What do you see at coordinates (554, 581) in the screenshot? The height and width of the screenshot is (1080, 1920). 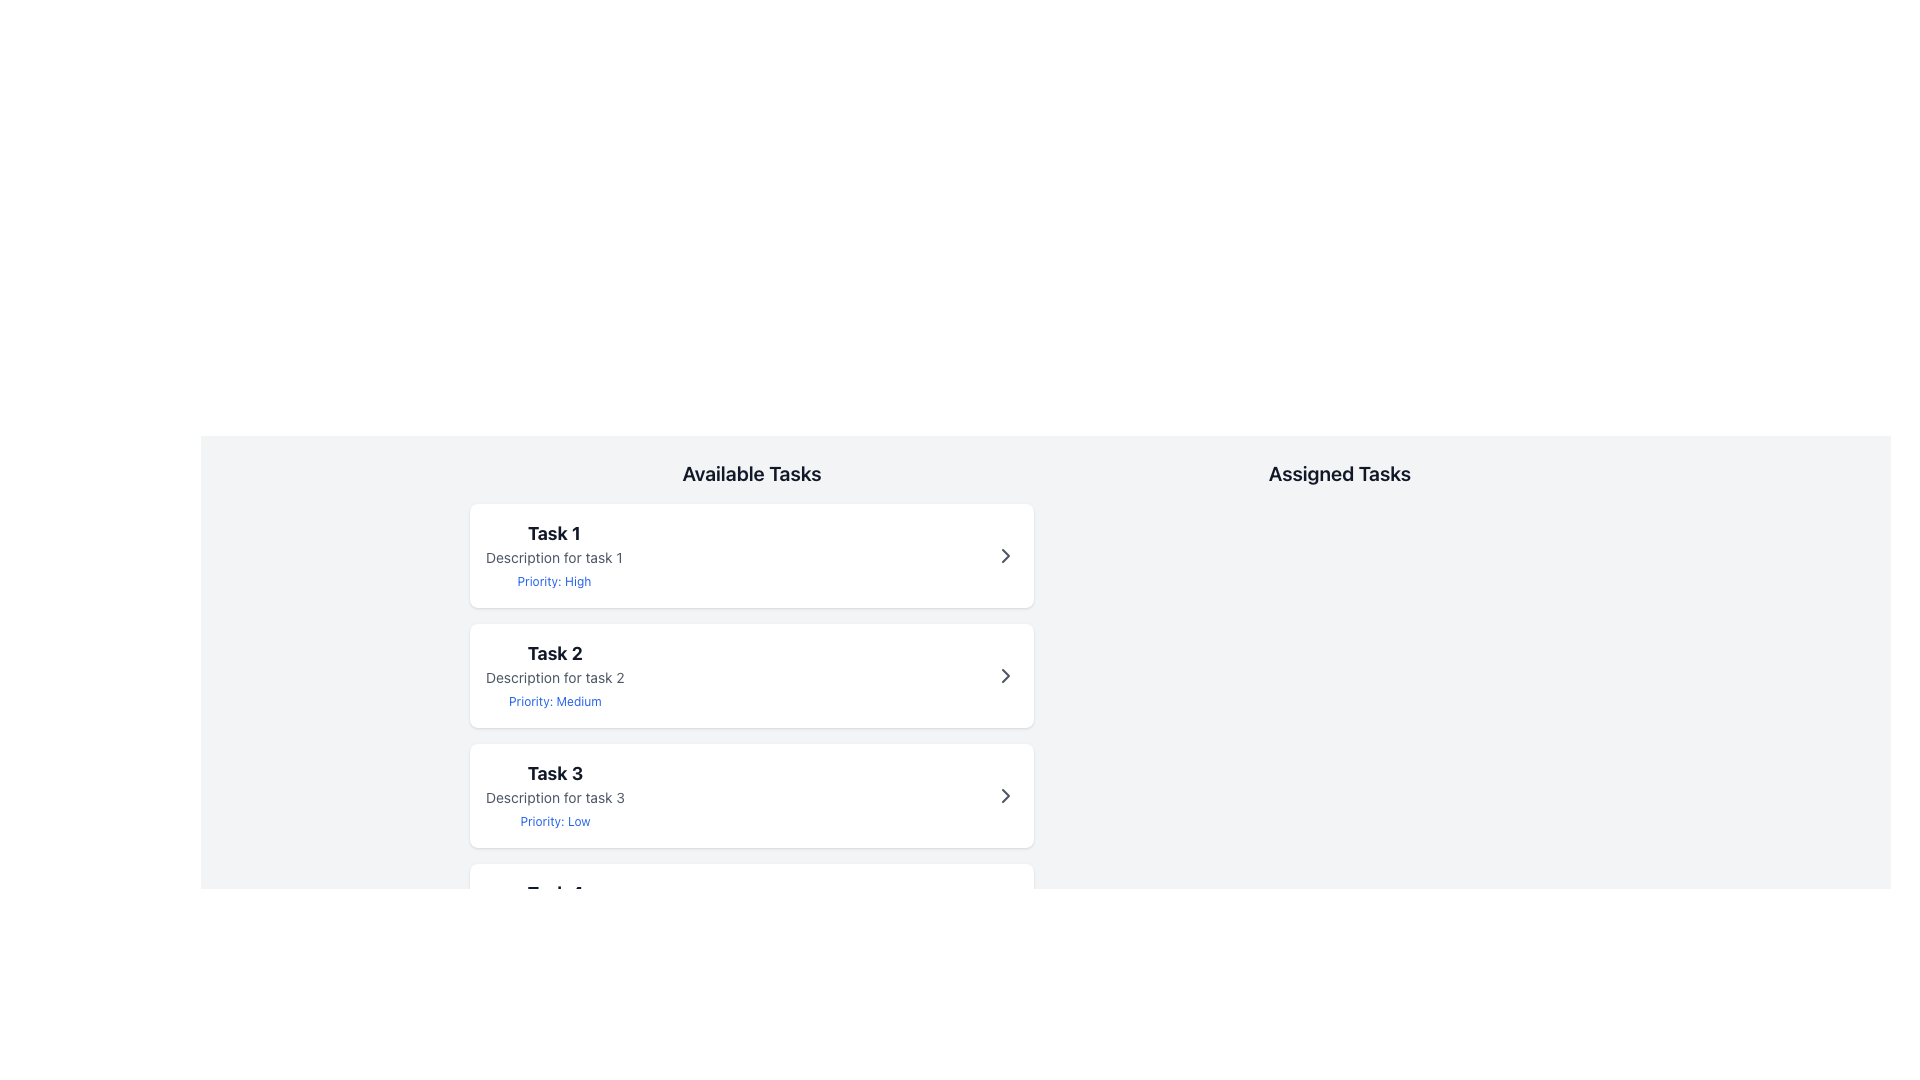 I see `label text that indicates the priority level of the associated task, located in the first card of the 'Available Tasks' section, as the third line of text following 'Task 1'` at bounding box center [554, 581].